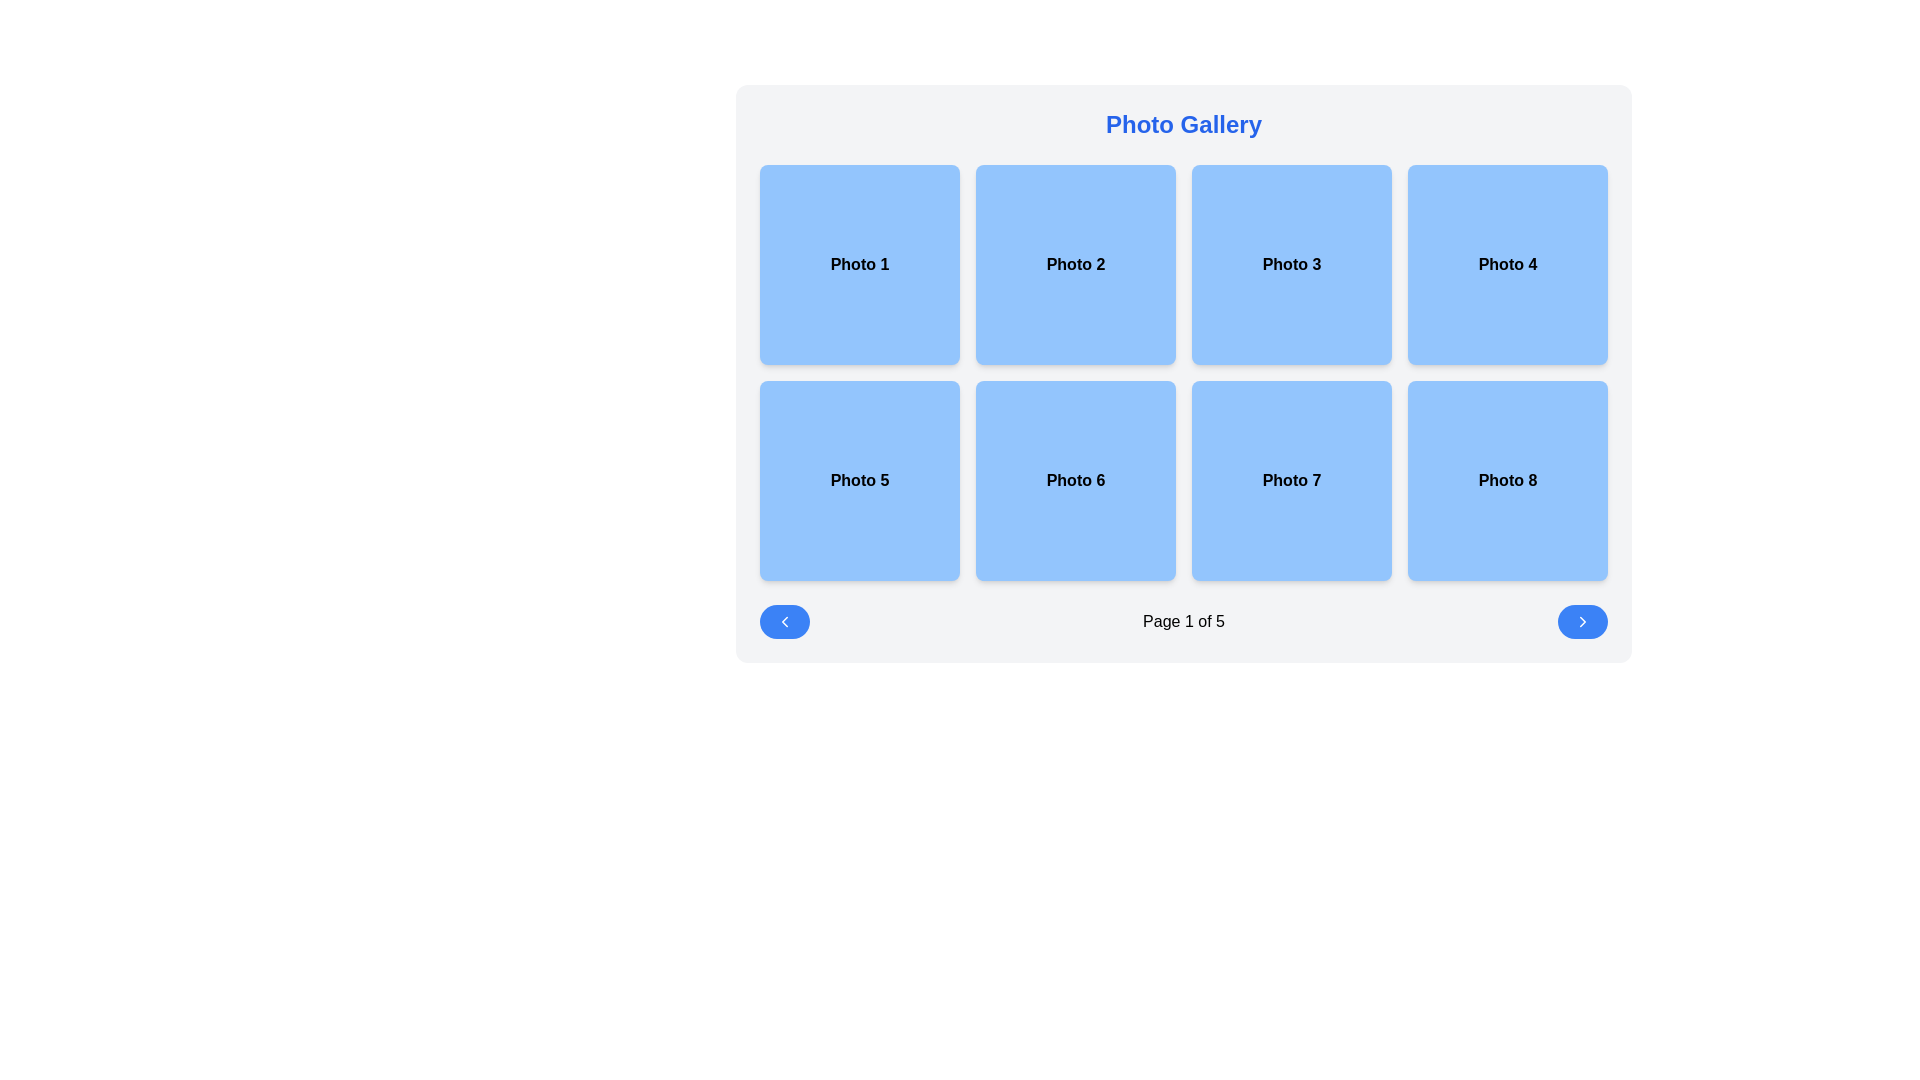 The width and height of the screenshot is (1920, 1080). Describe the element at coordinates (1184, 620) in the screenshot. I see `the static text element displaying 'Page 1 of 5', which is positioned in the center below the grid layout and between two navigational arrows` at that location.